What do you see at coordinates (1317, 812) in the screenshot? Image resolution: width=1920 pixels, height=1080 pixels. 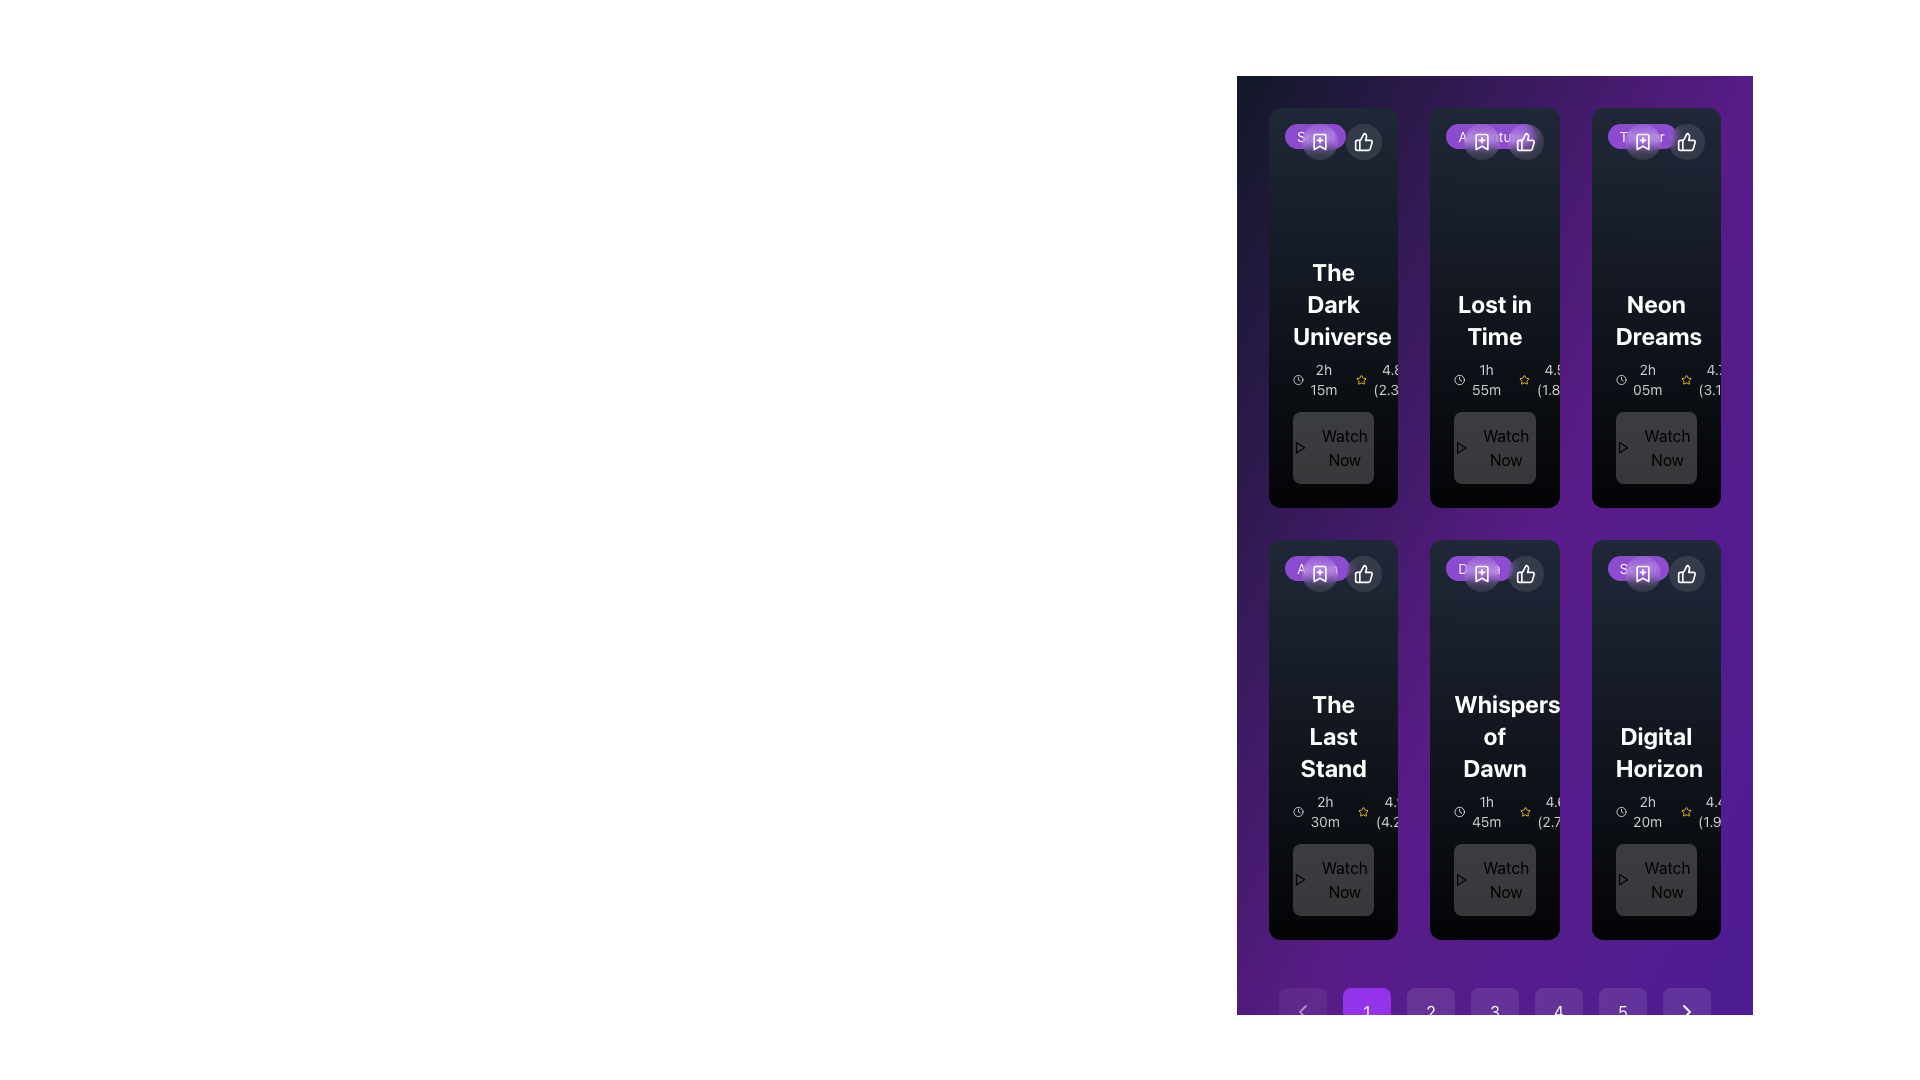 I see `the text with icon composite that indicates the duration of the movie 'The Last Stand', which is the first piece of information in the horizontally aligned group beneath the title` at bounding box center [1317, 812].